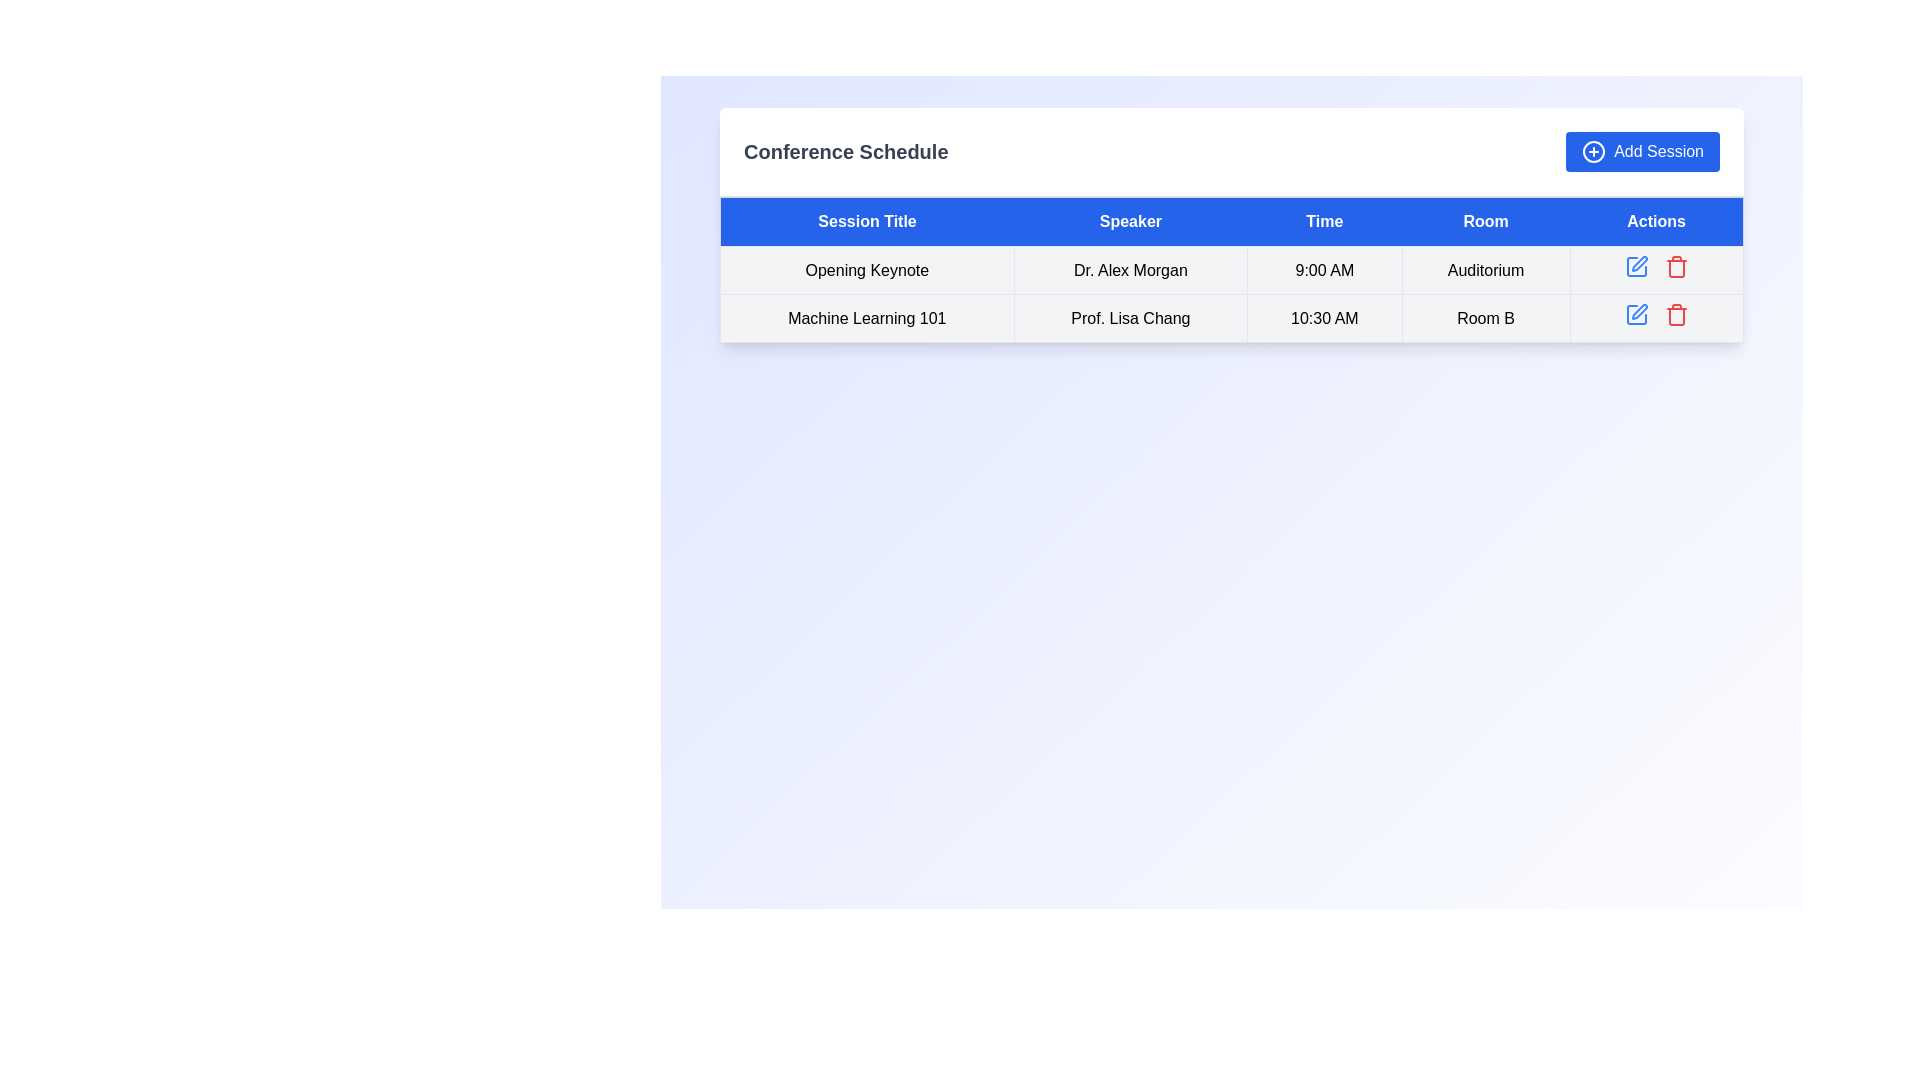 This screenshot has width=1920, height=1080. I want to click on the blue edit pen icon located in the Actions column of the first row of the table under the conference schedule section, so click(1636, 265).